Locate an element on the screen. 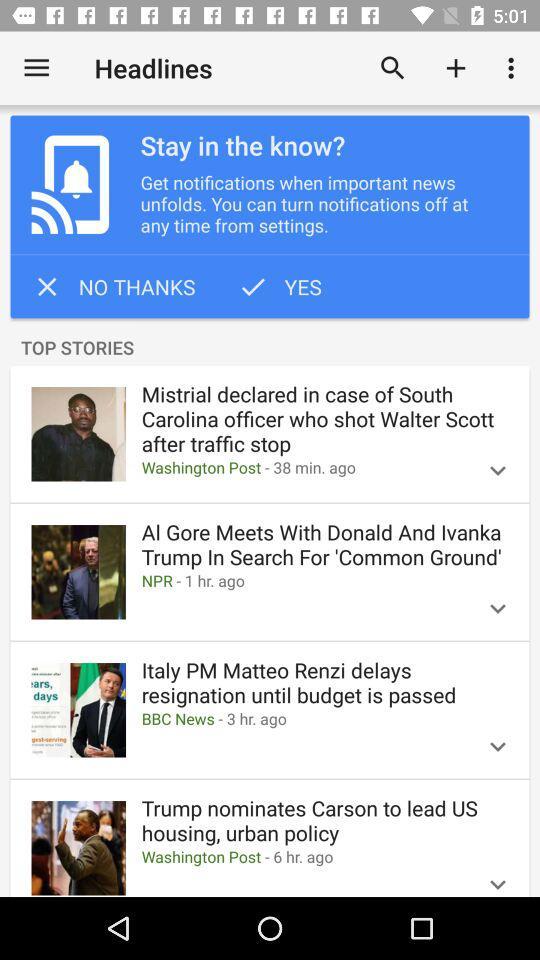  the expand_more icon is located at coordinates (496, 745).